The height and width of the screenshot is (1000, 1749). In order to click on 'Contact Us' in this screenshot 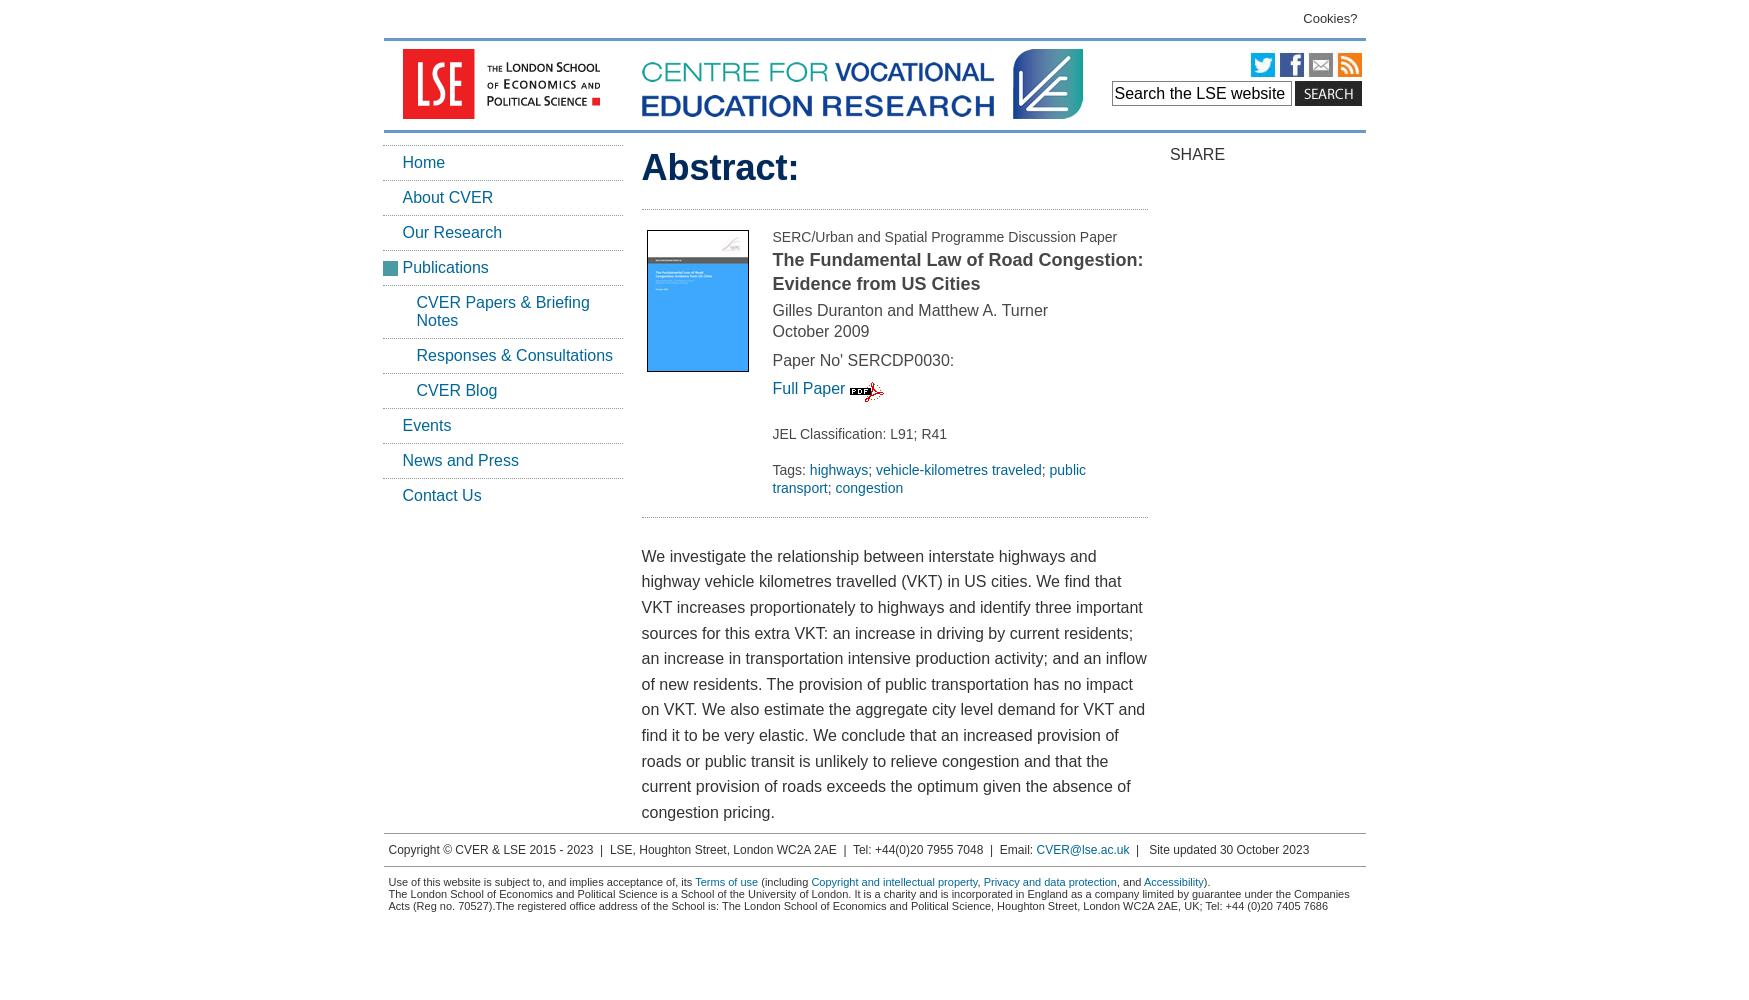, I will do `click(401, 494)`.